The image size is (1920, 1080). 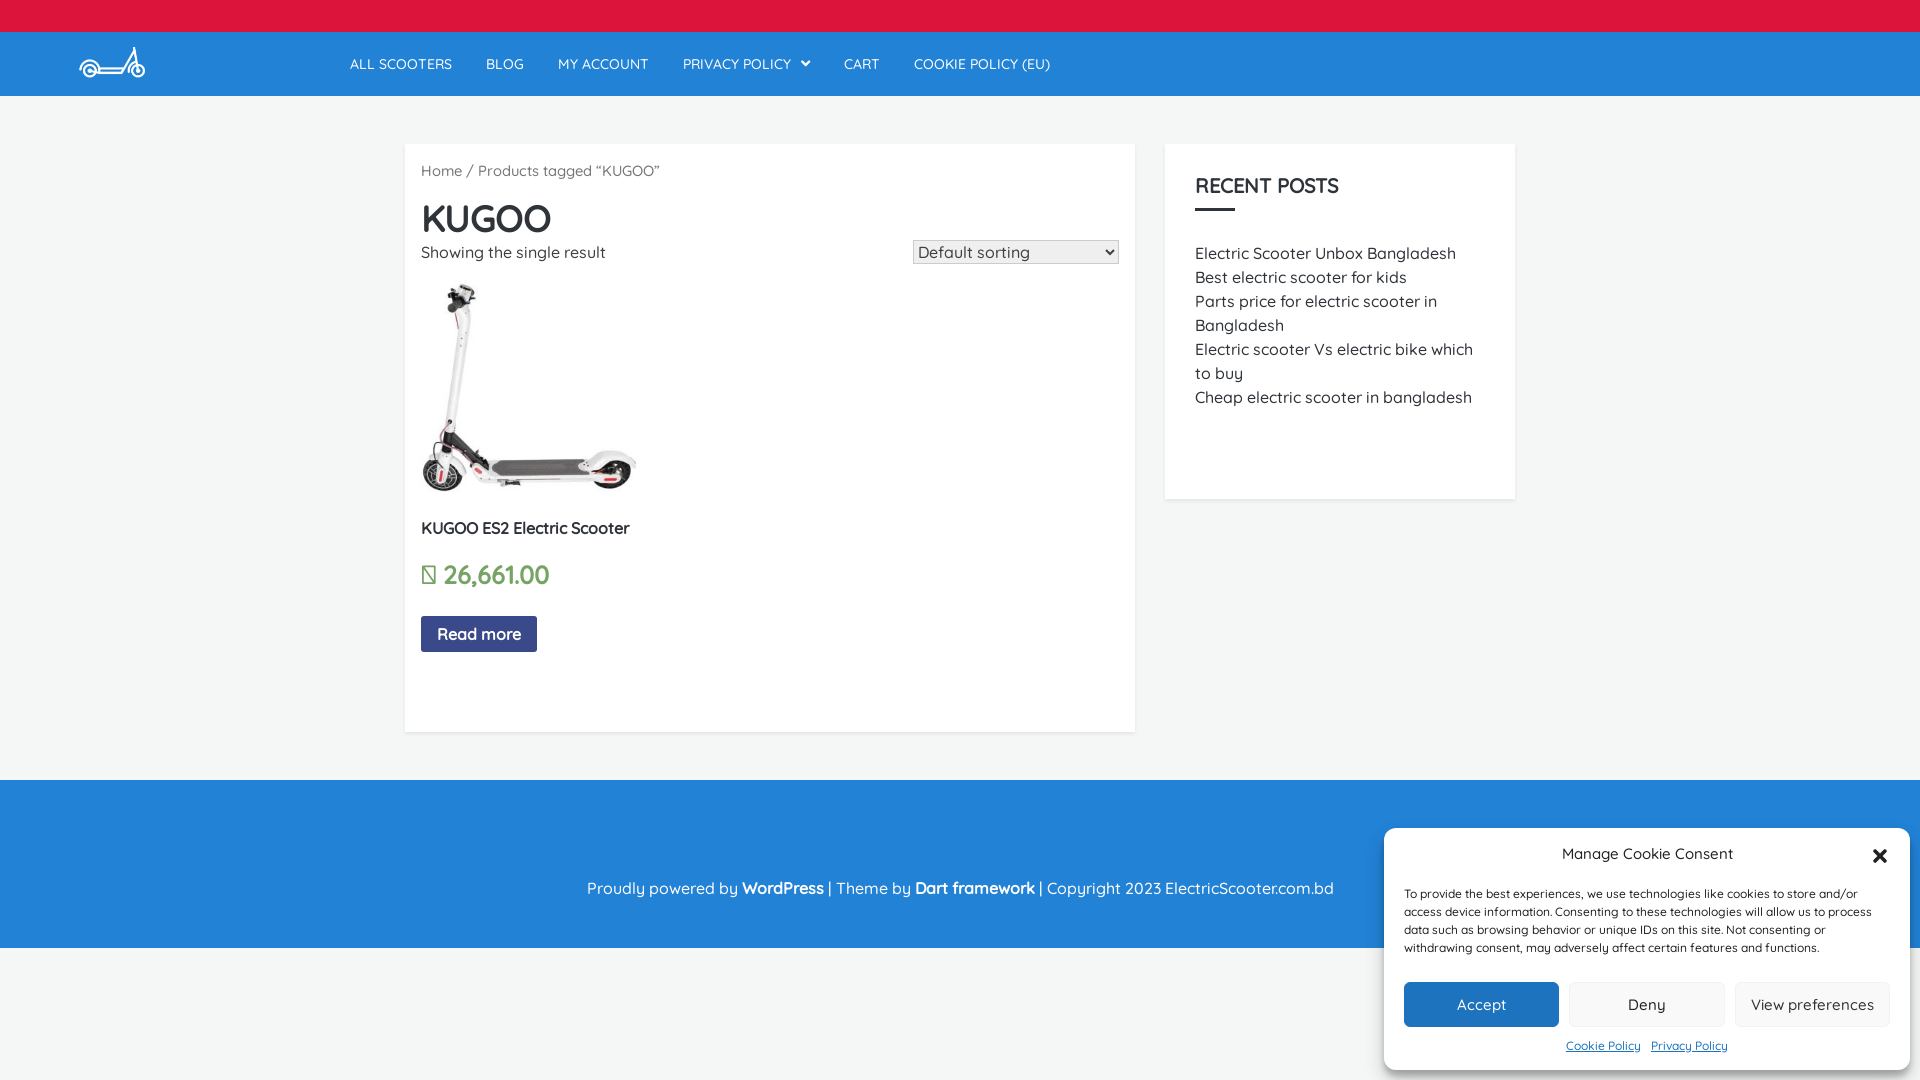 I want to click on 'Cookie Policy', so click(x=1564, y=1044).